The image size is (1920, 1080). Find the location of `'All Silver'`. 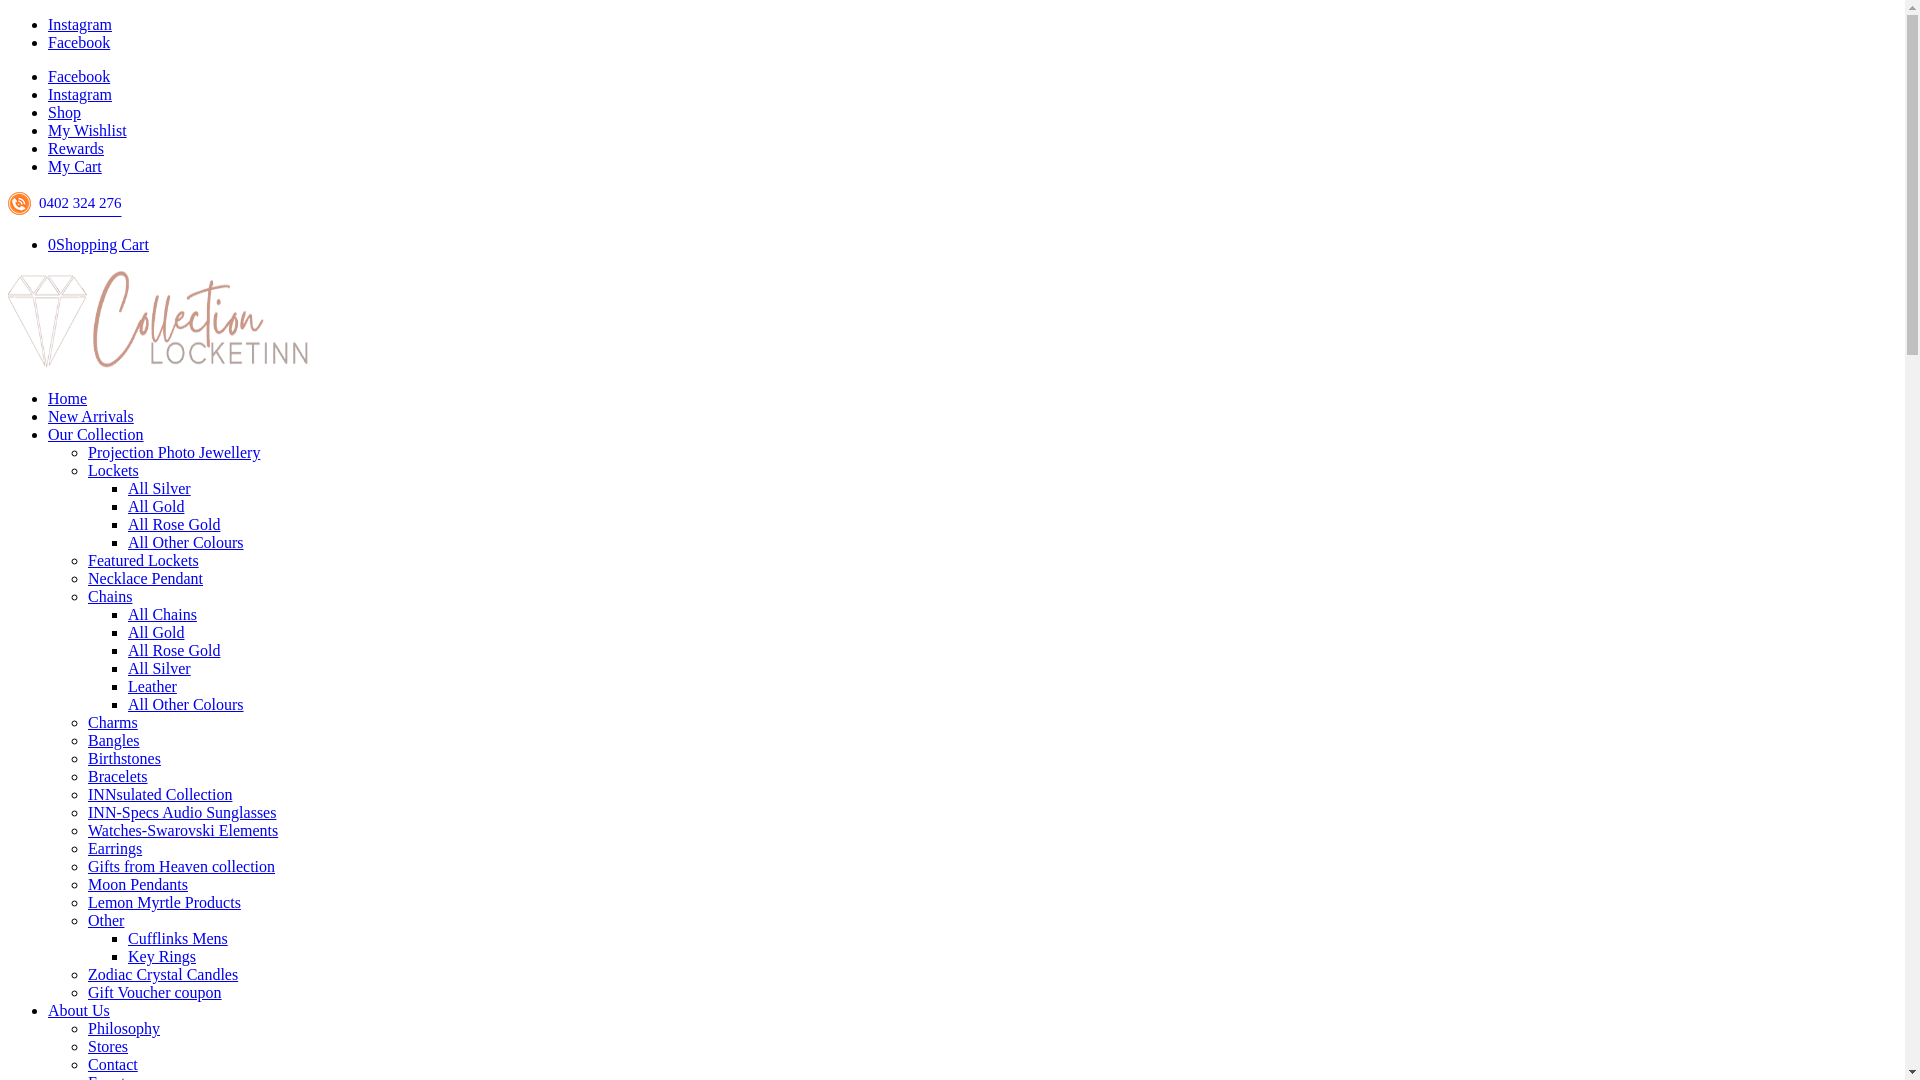

'All Silver' is located at coordinates (127, 668).